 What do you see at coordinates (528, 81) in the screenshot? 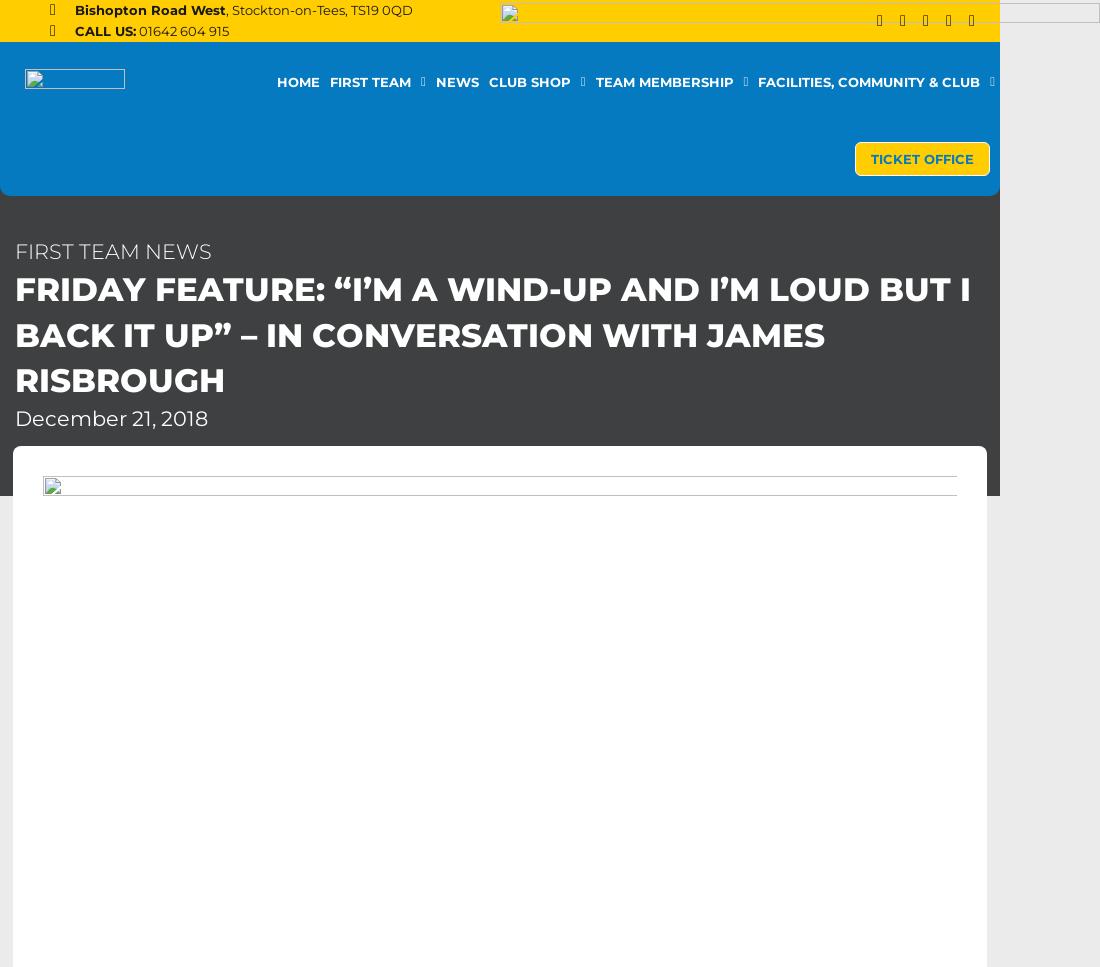
I see `'Club Shop'` at bounding box center [528, 81].